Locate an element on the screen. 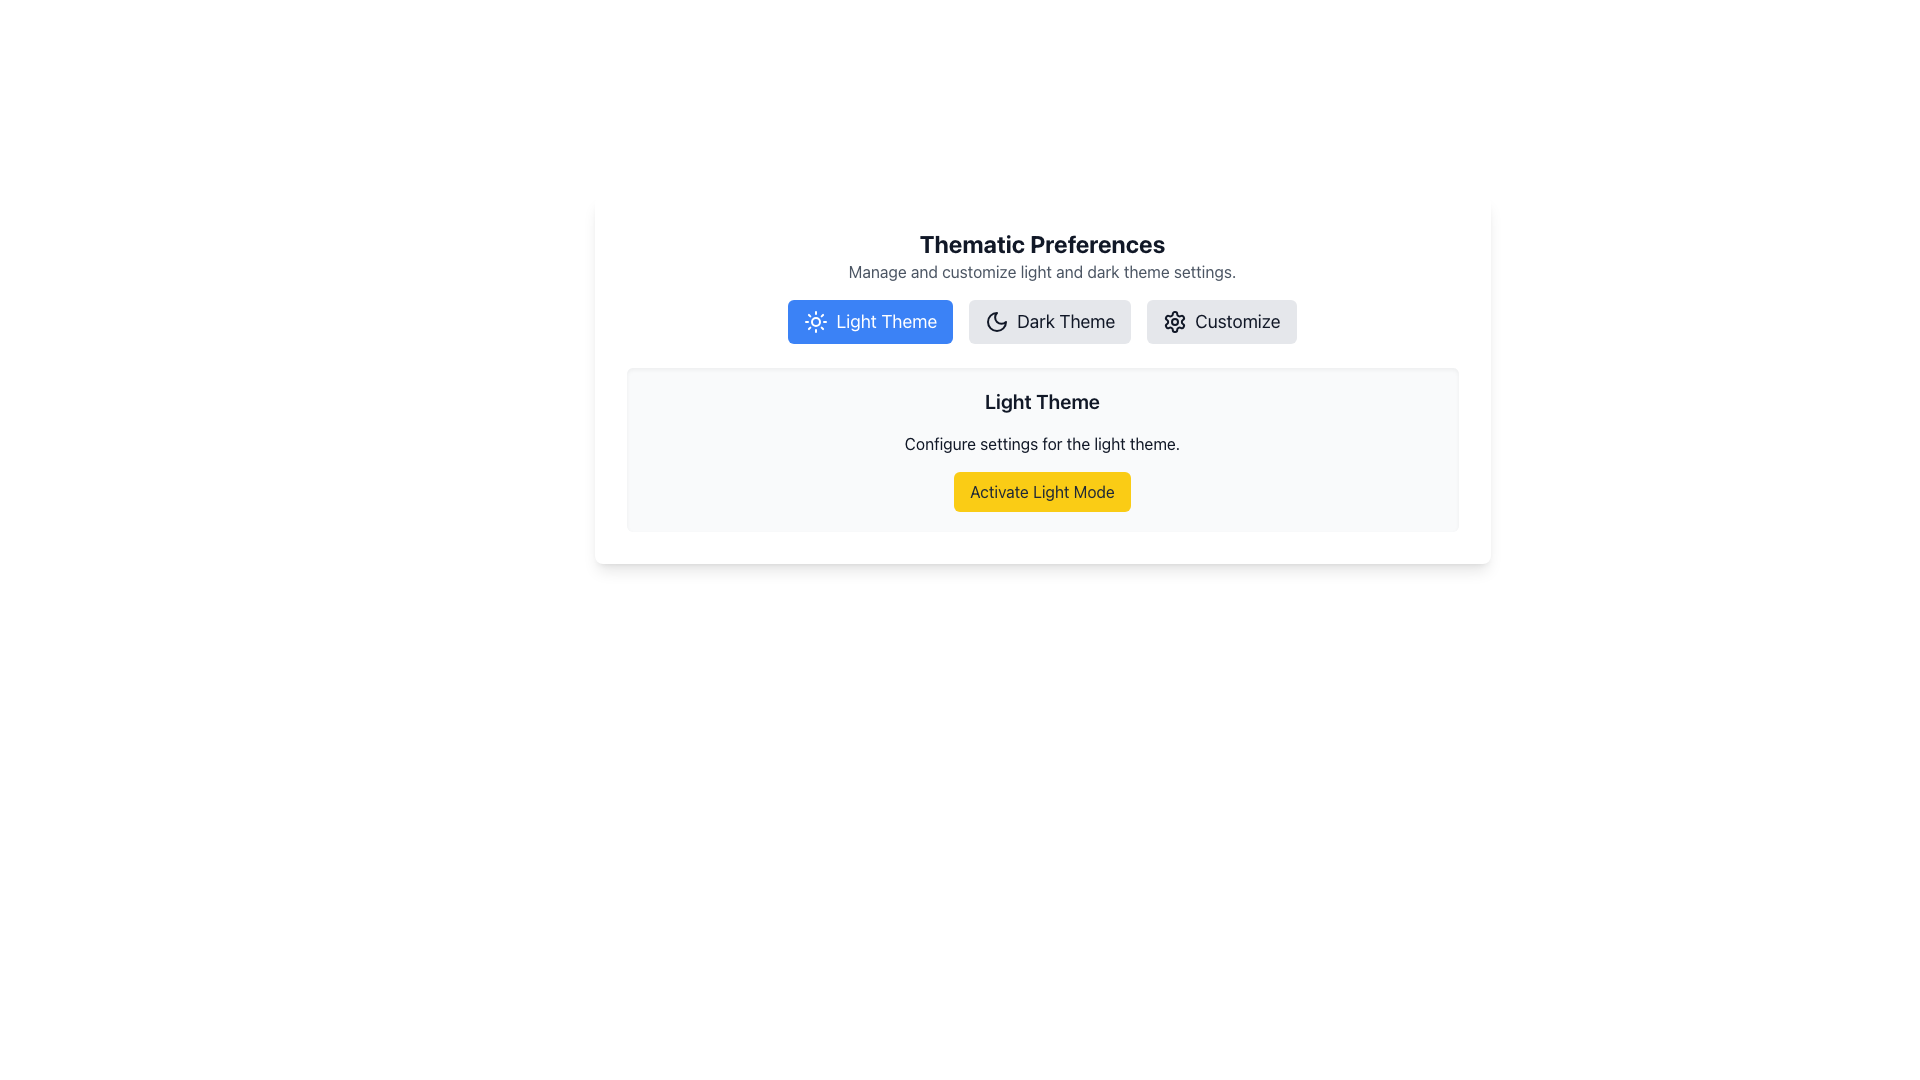  the yellow rectangular button labeled 'Activate Light Mode' is located at coordinates (1041, 492).